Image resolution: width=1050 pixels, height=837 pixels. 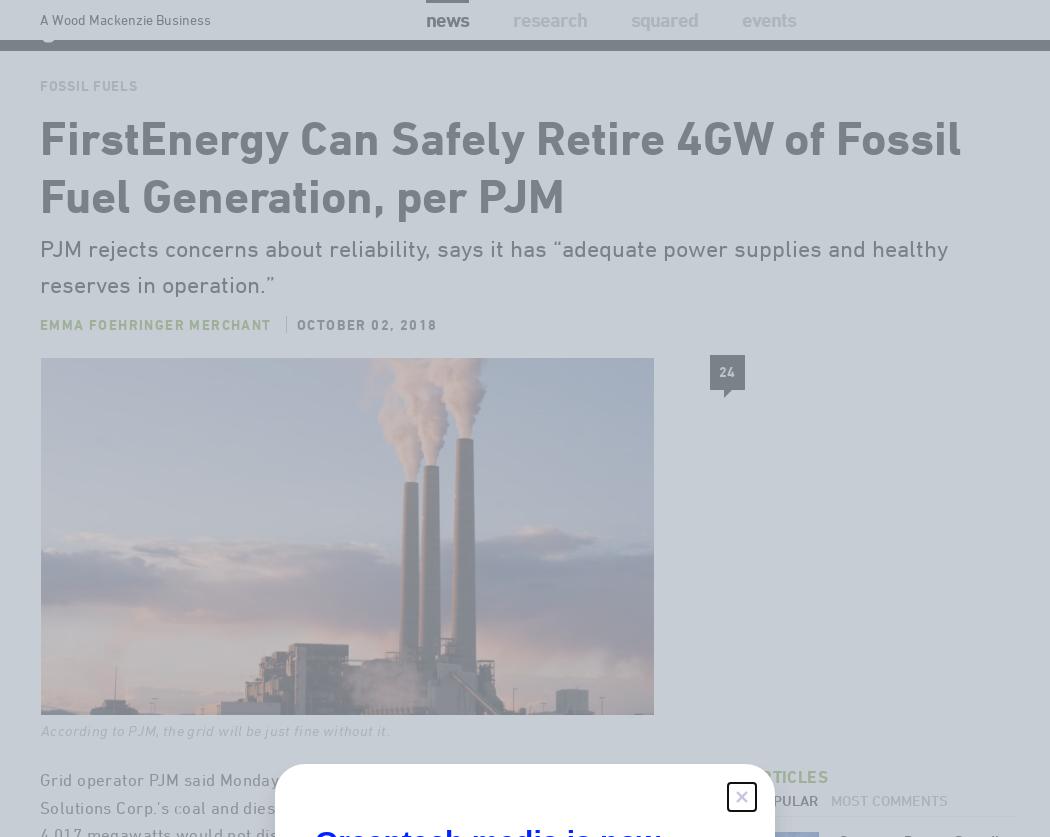 What do you see at coordinates (846, 85) in the screenshot?
I see `'Webinars'` at bounding box center [846, 85].